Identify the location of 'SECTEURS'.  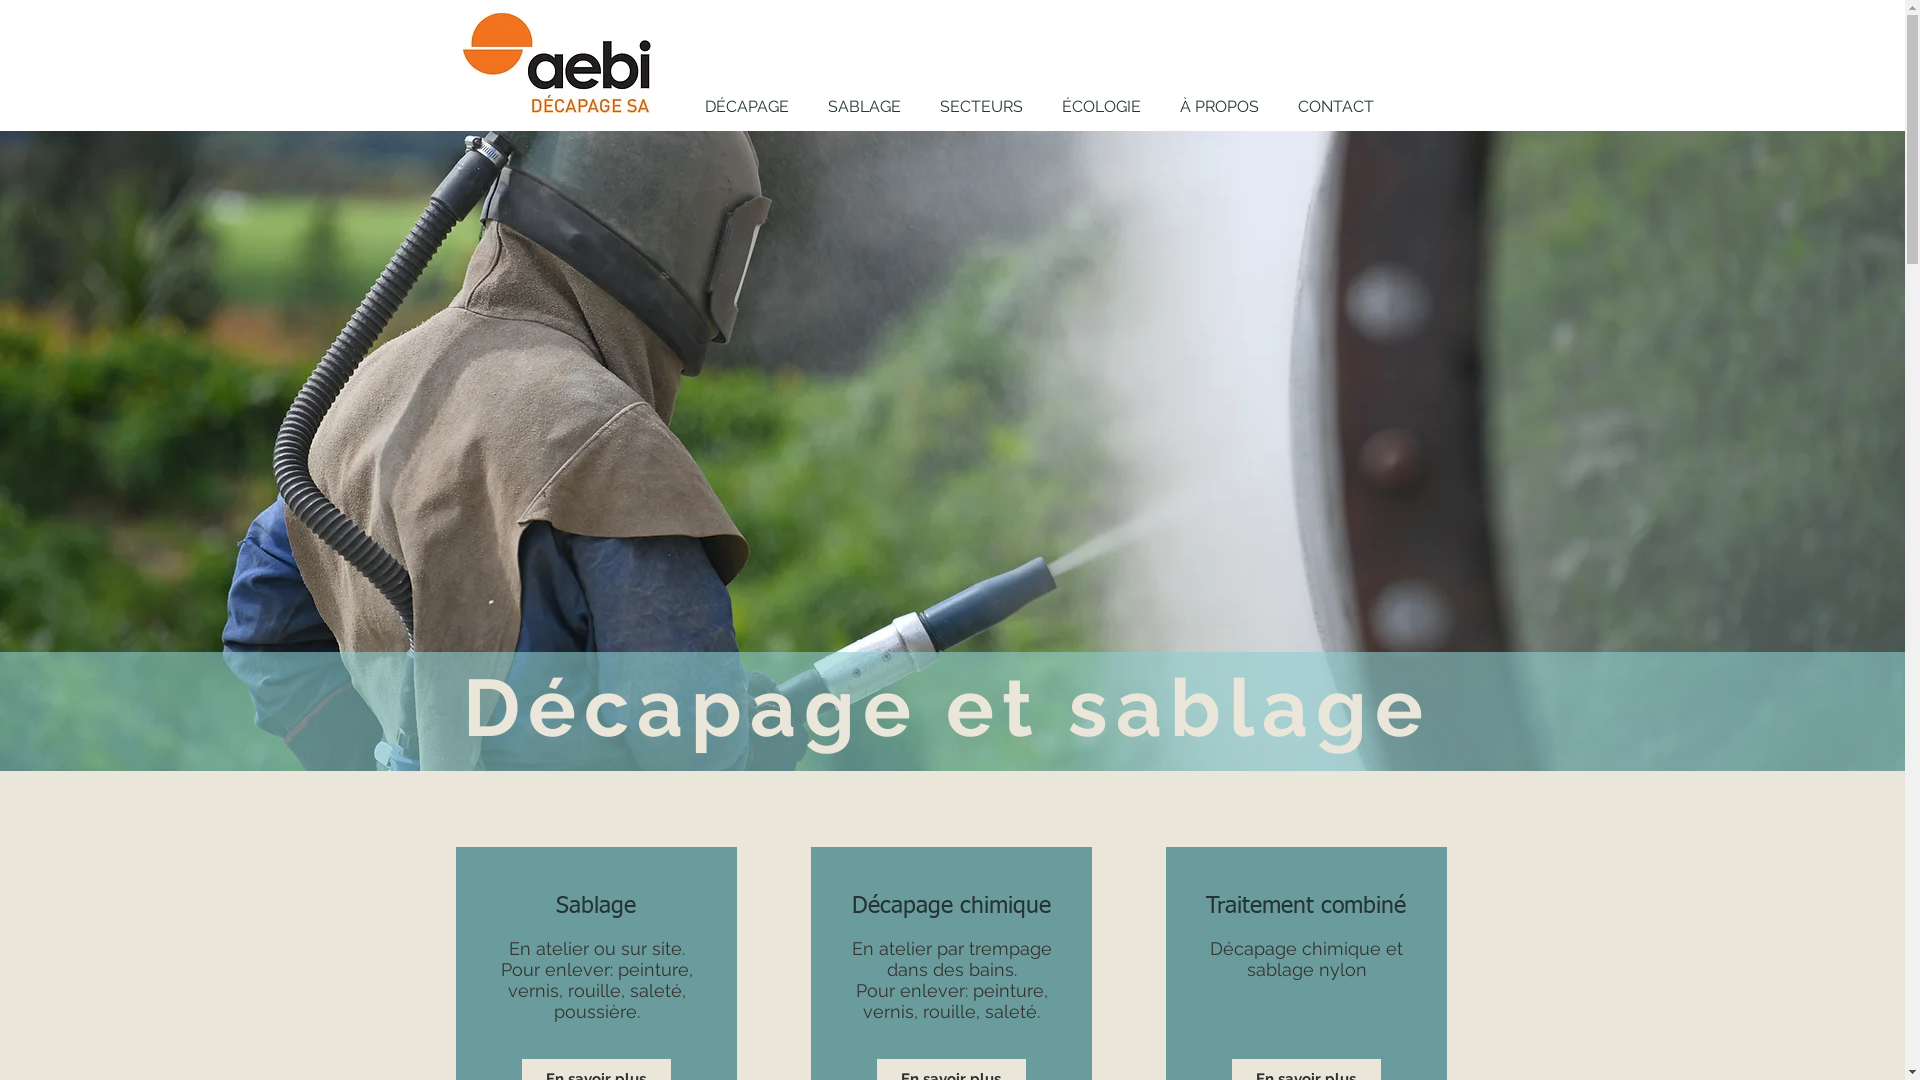
(980, 107).